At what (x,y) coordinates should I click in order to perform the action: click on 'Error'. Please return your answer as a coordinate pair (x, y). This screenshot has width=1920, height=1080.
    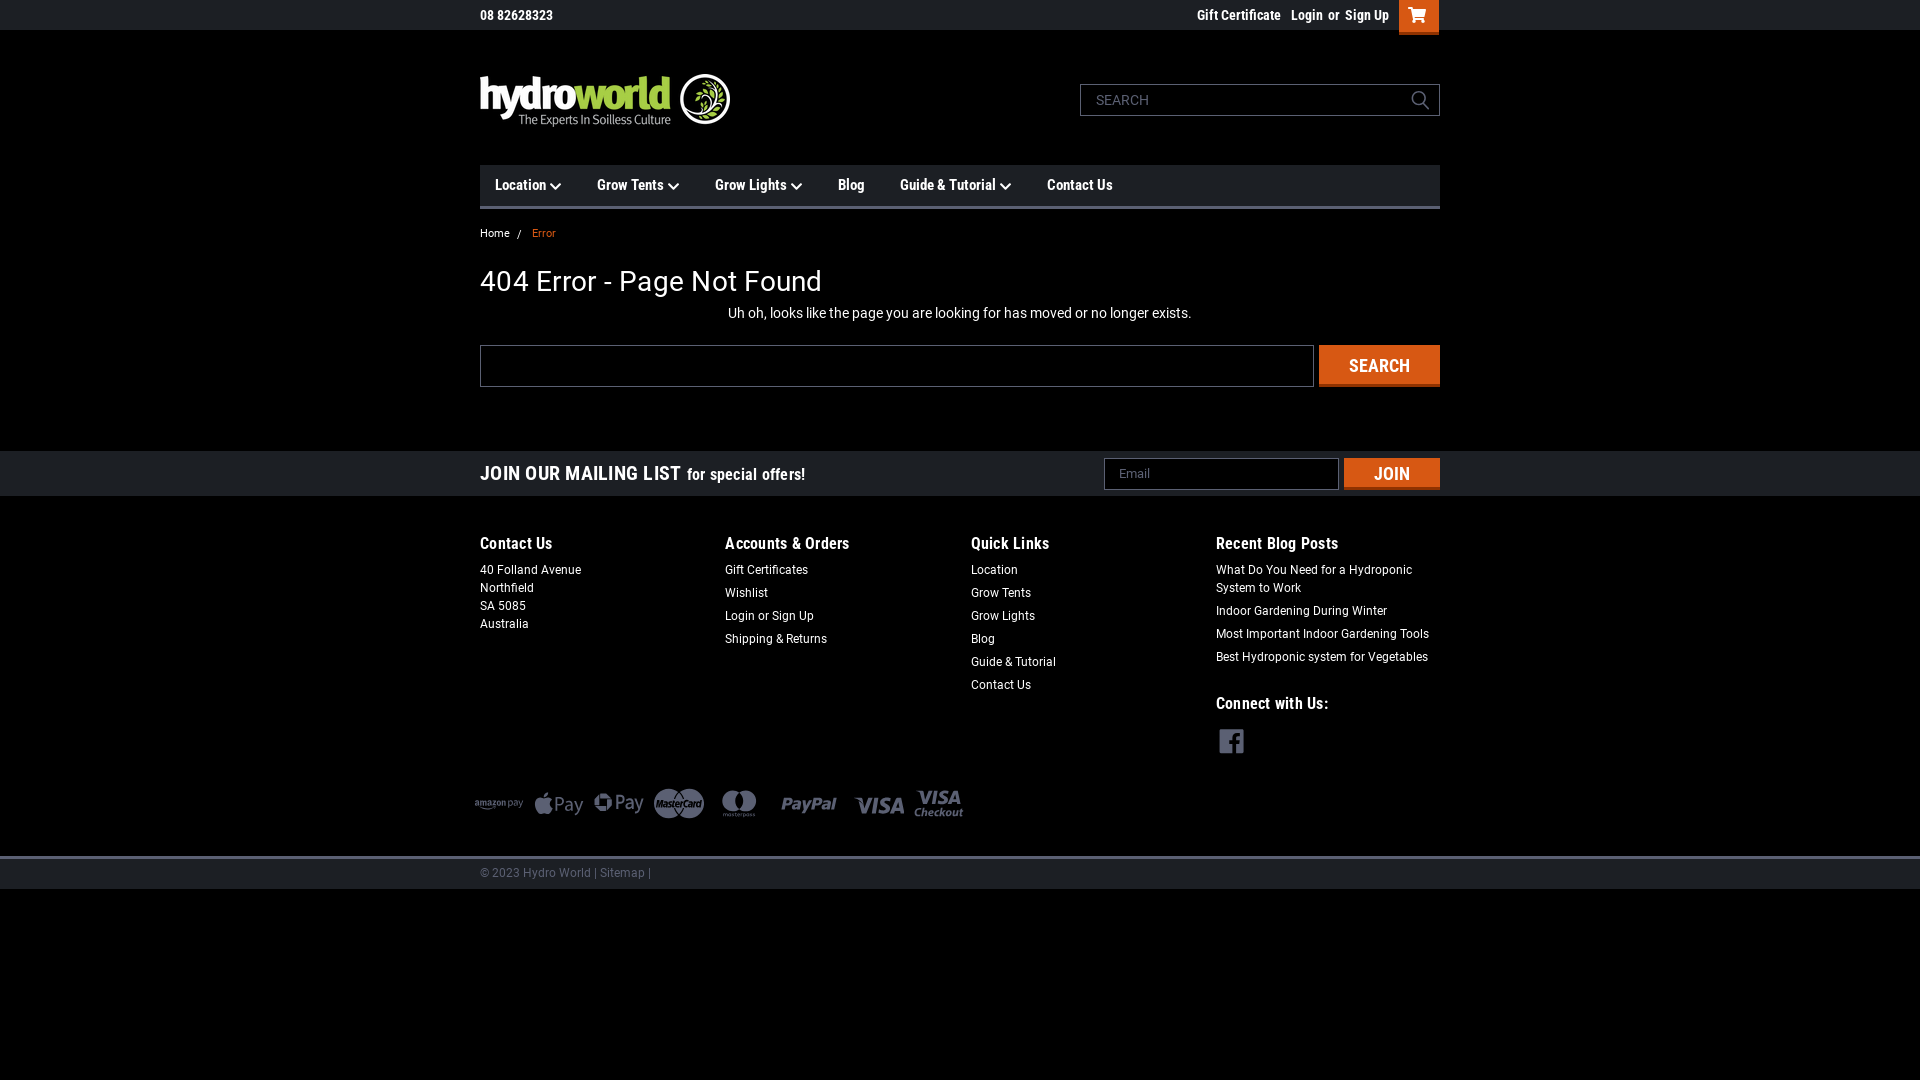
    Looking at the image, I should click on (543, 232).